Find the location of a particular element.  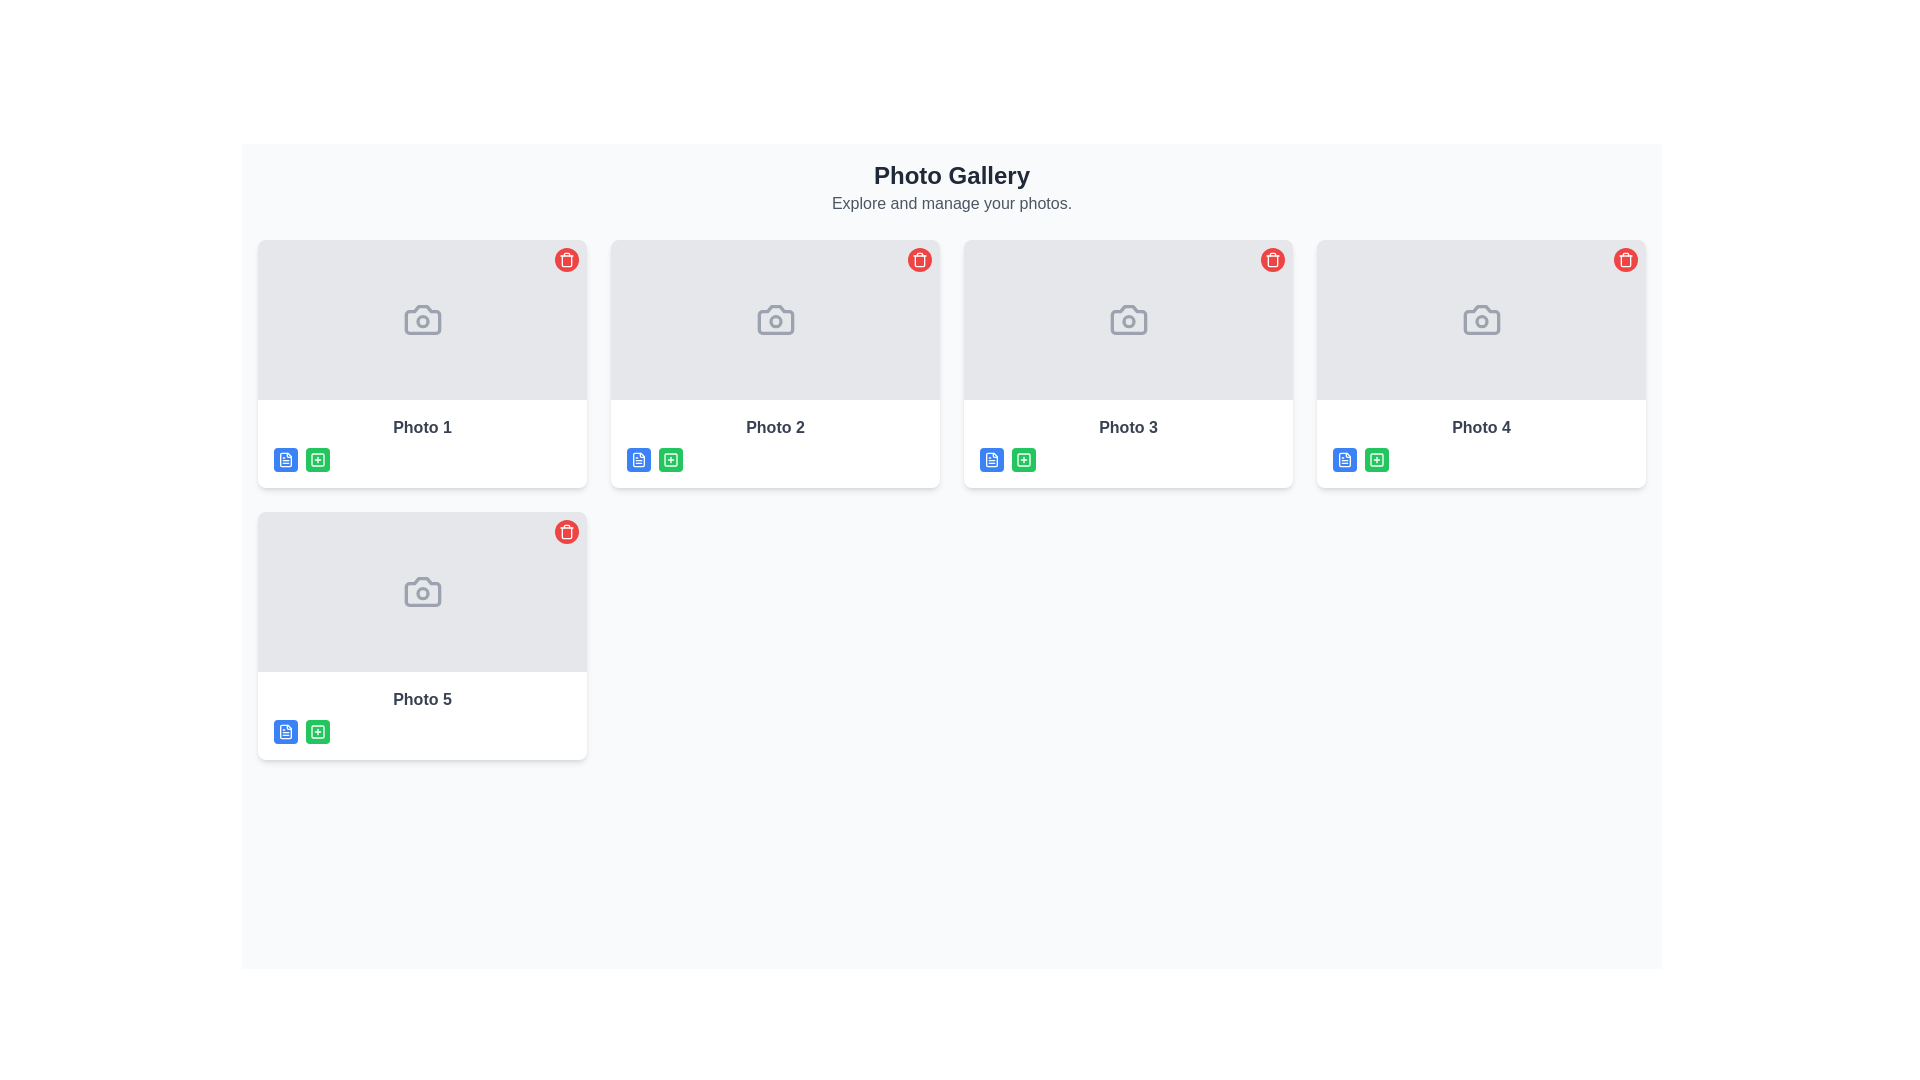

the placeholder graphic indicating the absence of an image in the lower-left photo card labeled 'Photo 5' is located at coordinates (421, 590).